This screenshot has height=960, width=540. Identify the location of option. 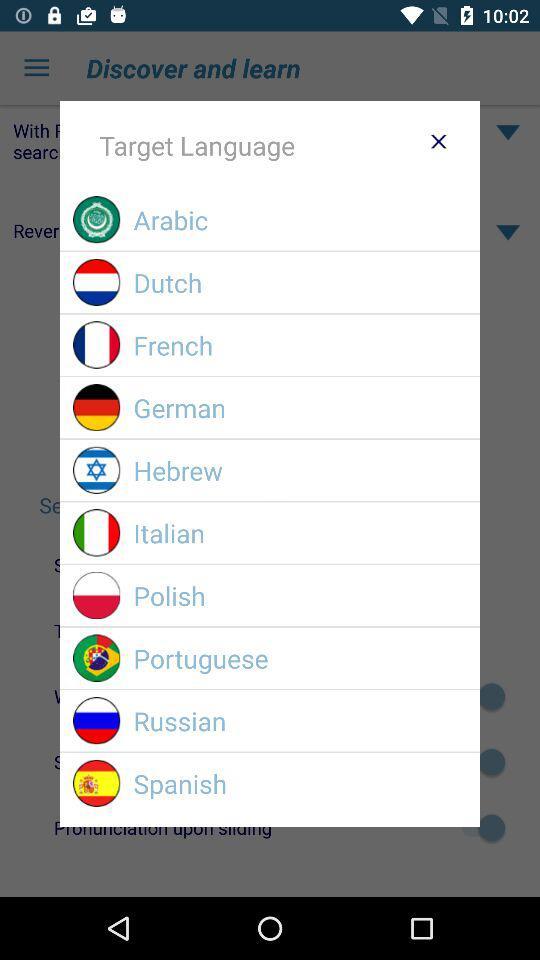
(437, 140).